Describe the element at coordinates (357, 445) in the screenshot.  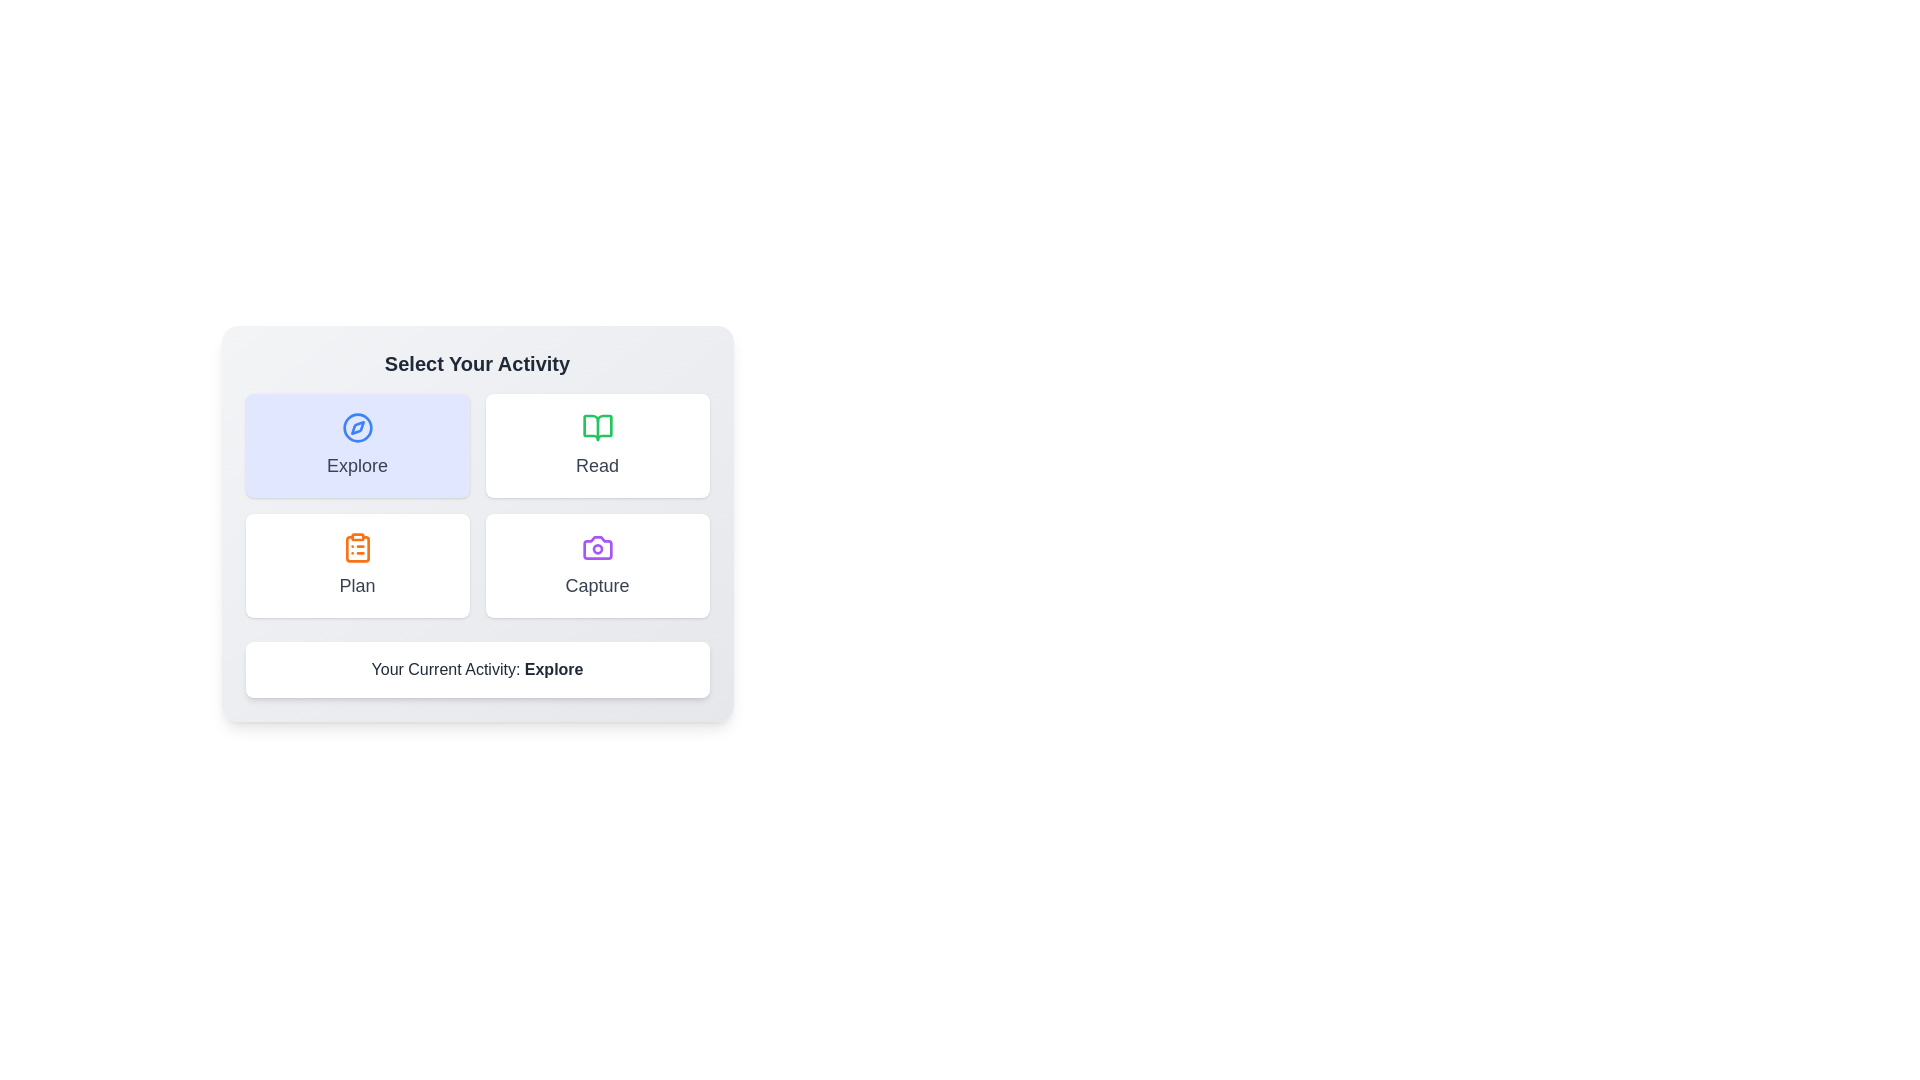
I see `the button corresponding to the activity Explore` at that location.